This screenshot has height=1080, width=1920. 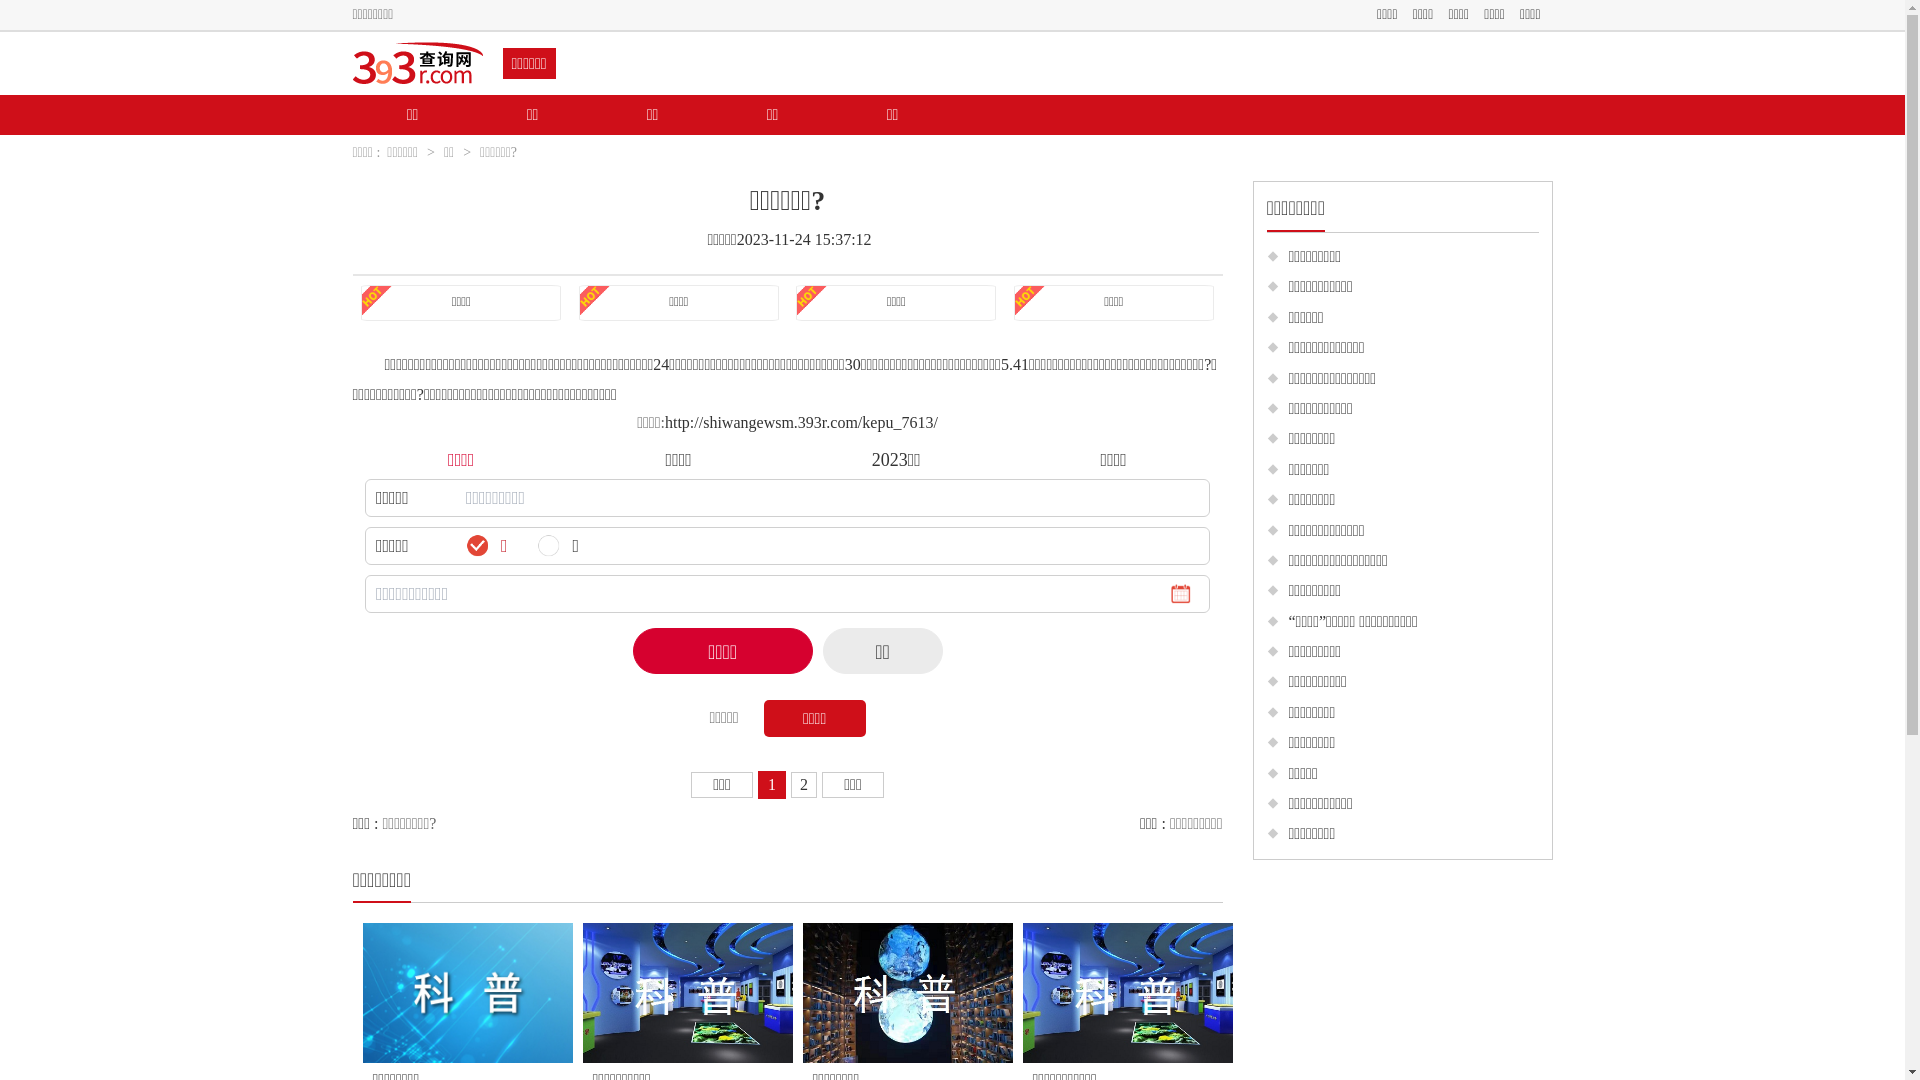 I want to click on '2', so click(x=800, y=783).